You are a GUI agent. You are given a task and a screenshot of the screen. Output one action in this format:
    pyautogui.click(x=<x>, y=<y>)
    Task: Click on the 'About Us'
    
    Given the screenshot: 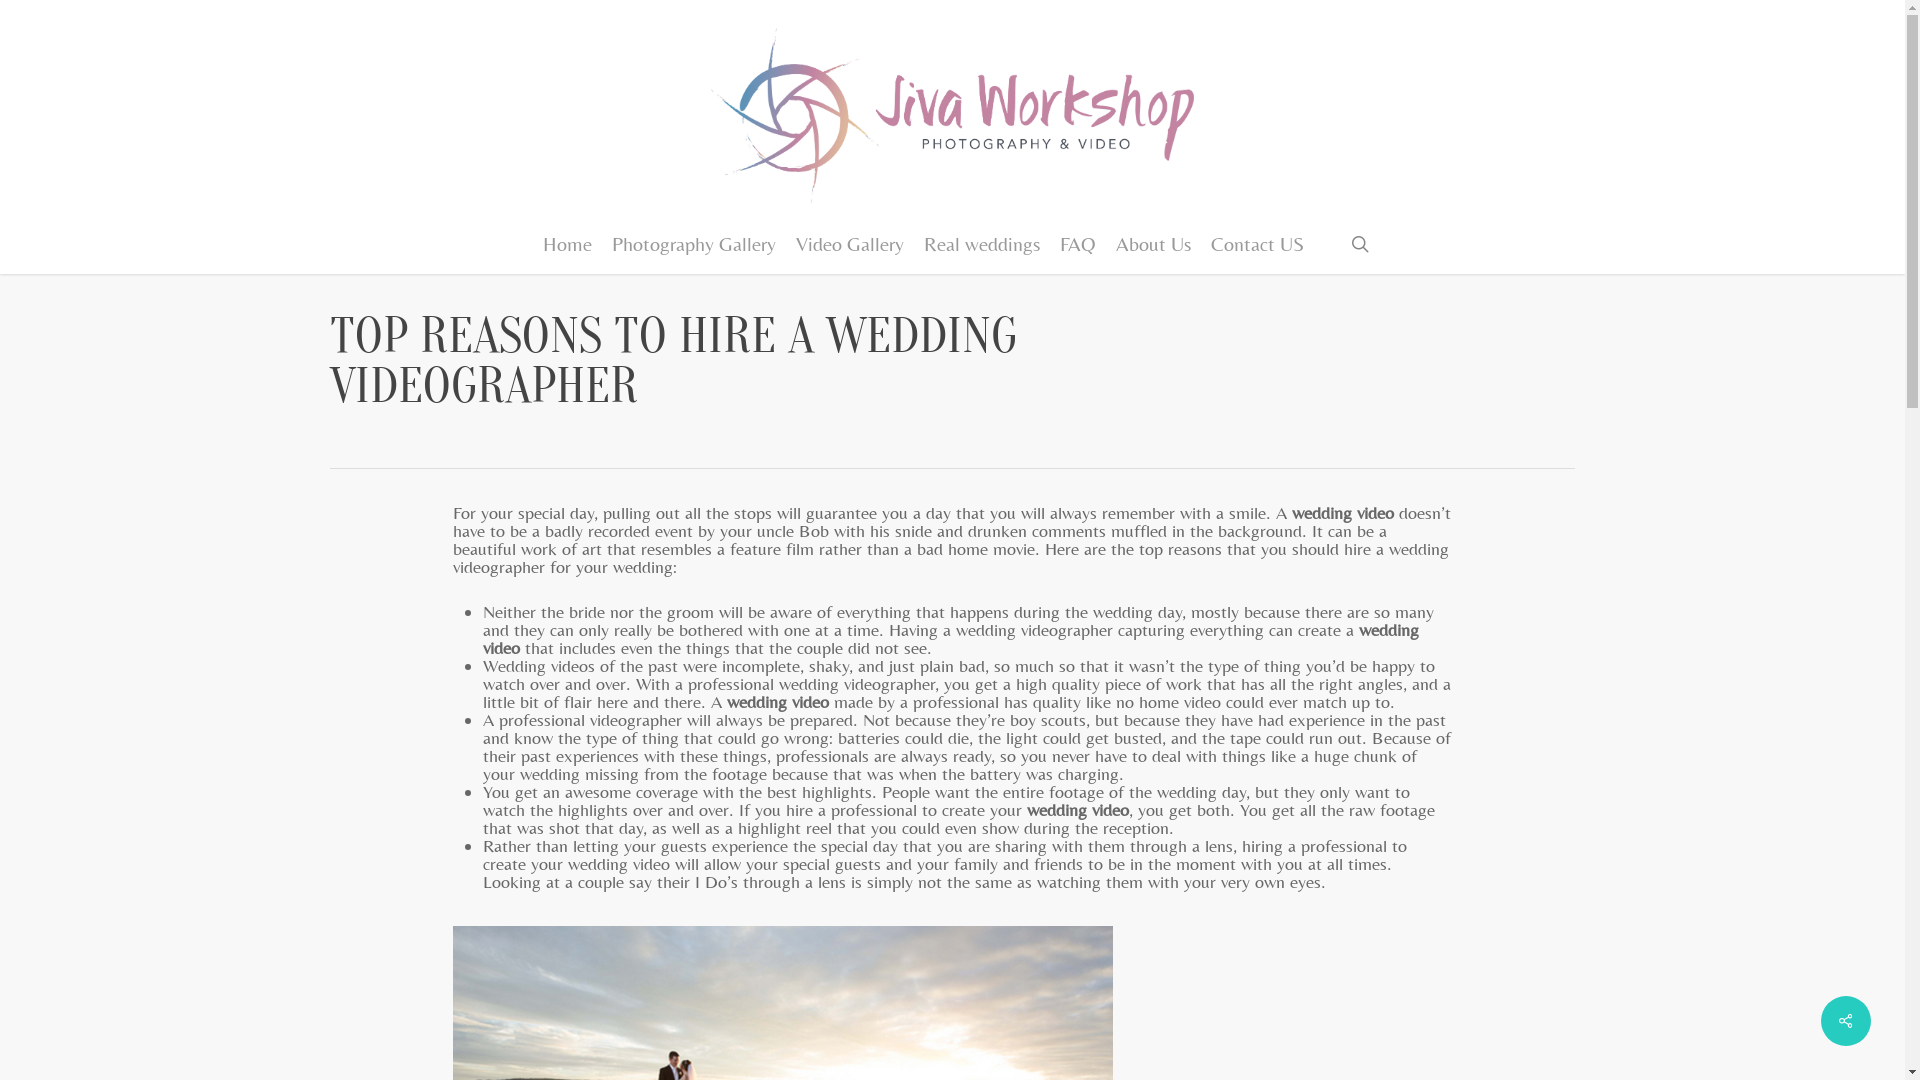 What is the action you would take?
    pyautogui.click(x=1153, y=242)
    